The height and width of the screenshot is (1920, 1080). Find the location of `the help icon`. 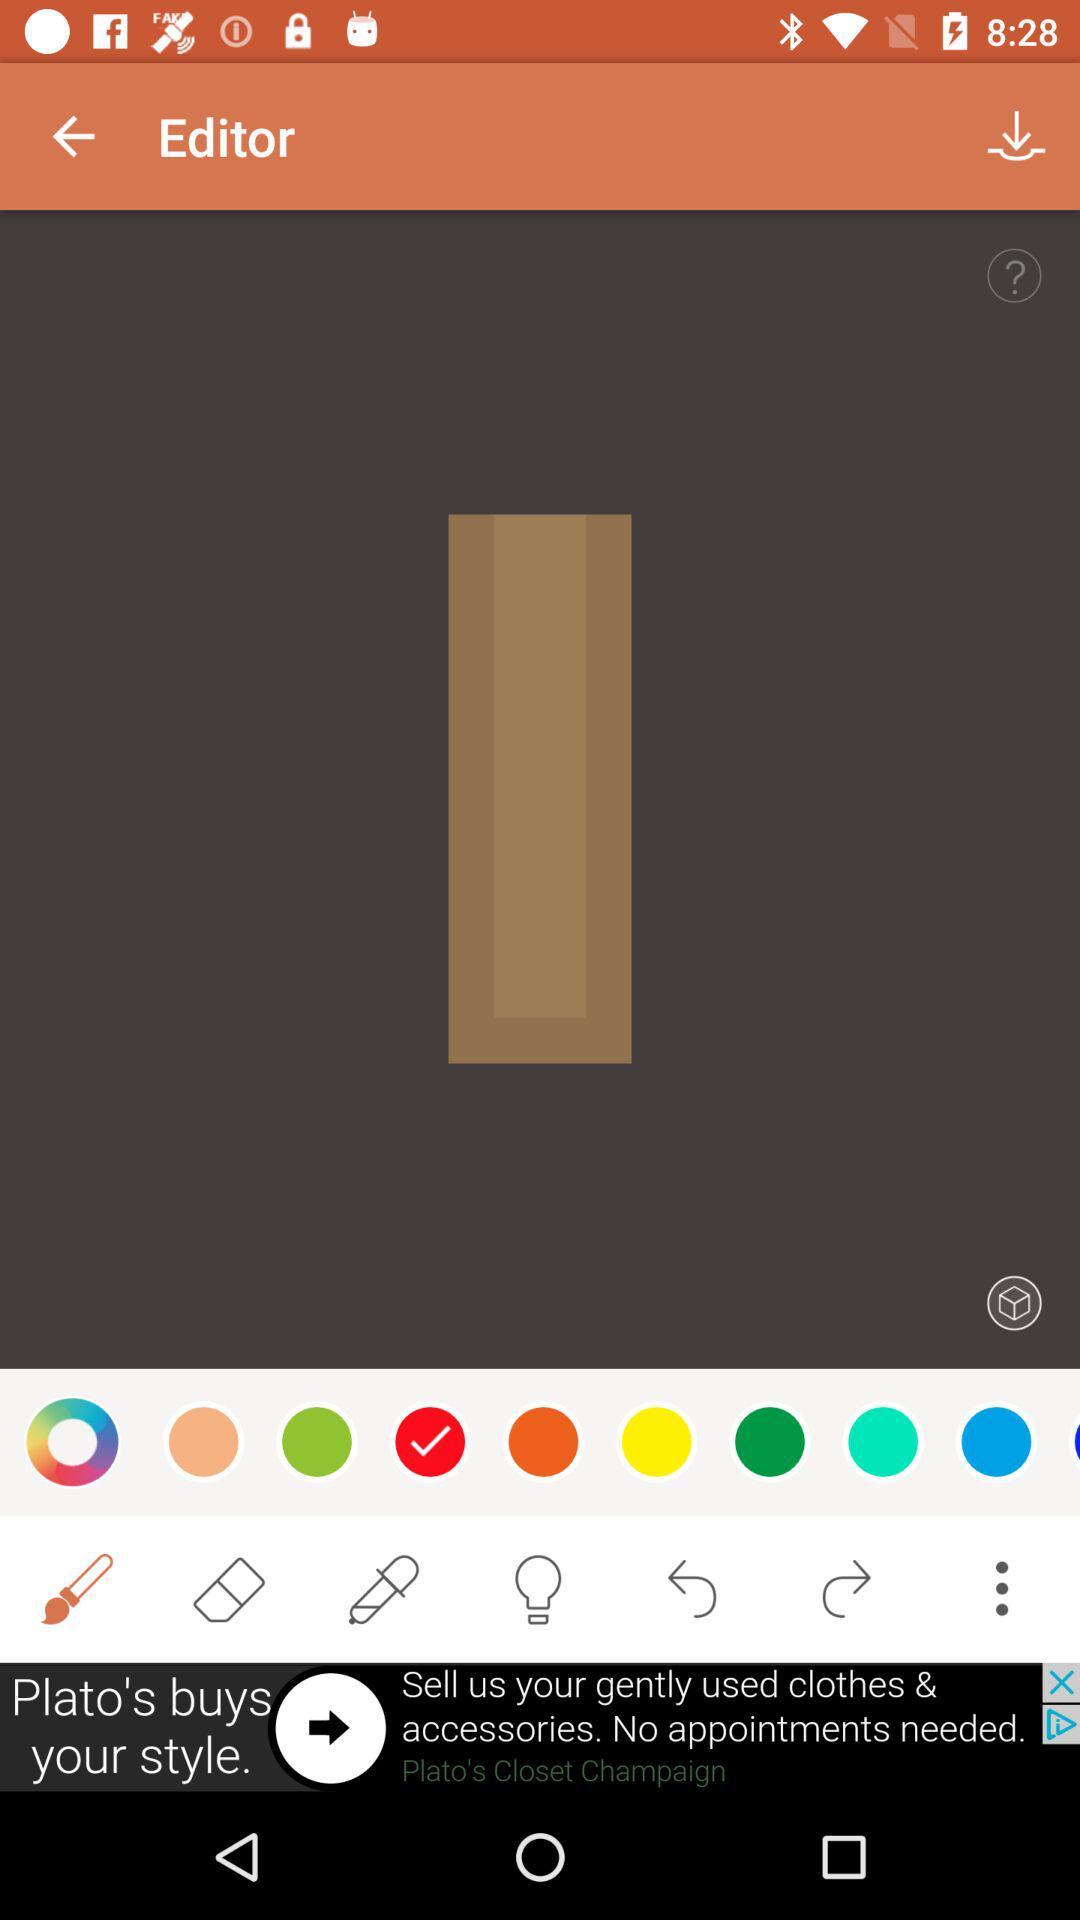

the help icon is located at coordinates (1014, 274).